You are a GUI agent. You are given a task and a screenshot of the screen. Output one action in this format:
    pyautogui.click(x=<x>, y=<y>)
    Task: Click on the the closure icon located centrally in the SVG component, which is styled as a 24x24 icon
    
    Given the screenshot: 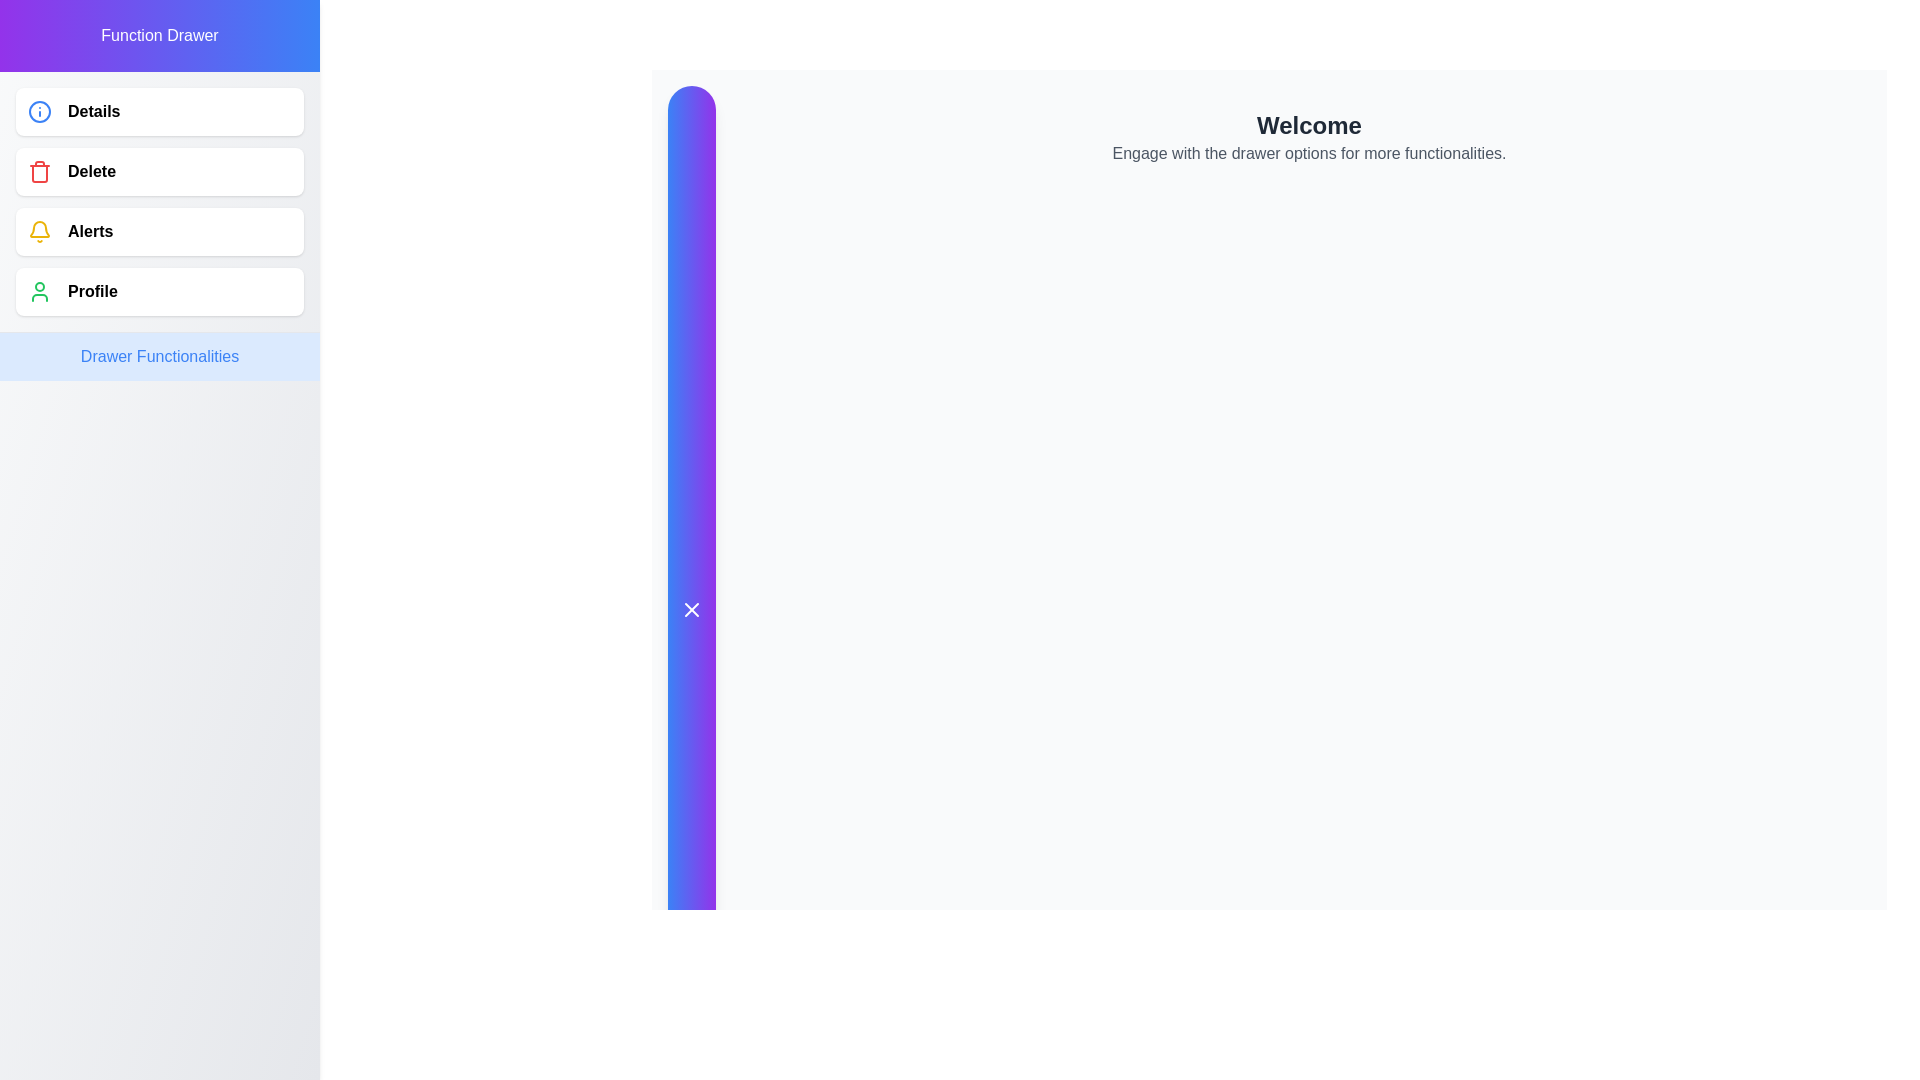 What is the action you would take?
    pyautogui.click(x=691, y=608)
    